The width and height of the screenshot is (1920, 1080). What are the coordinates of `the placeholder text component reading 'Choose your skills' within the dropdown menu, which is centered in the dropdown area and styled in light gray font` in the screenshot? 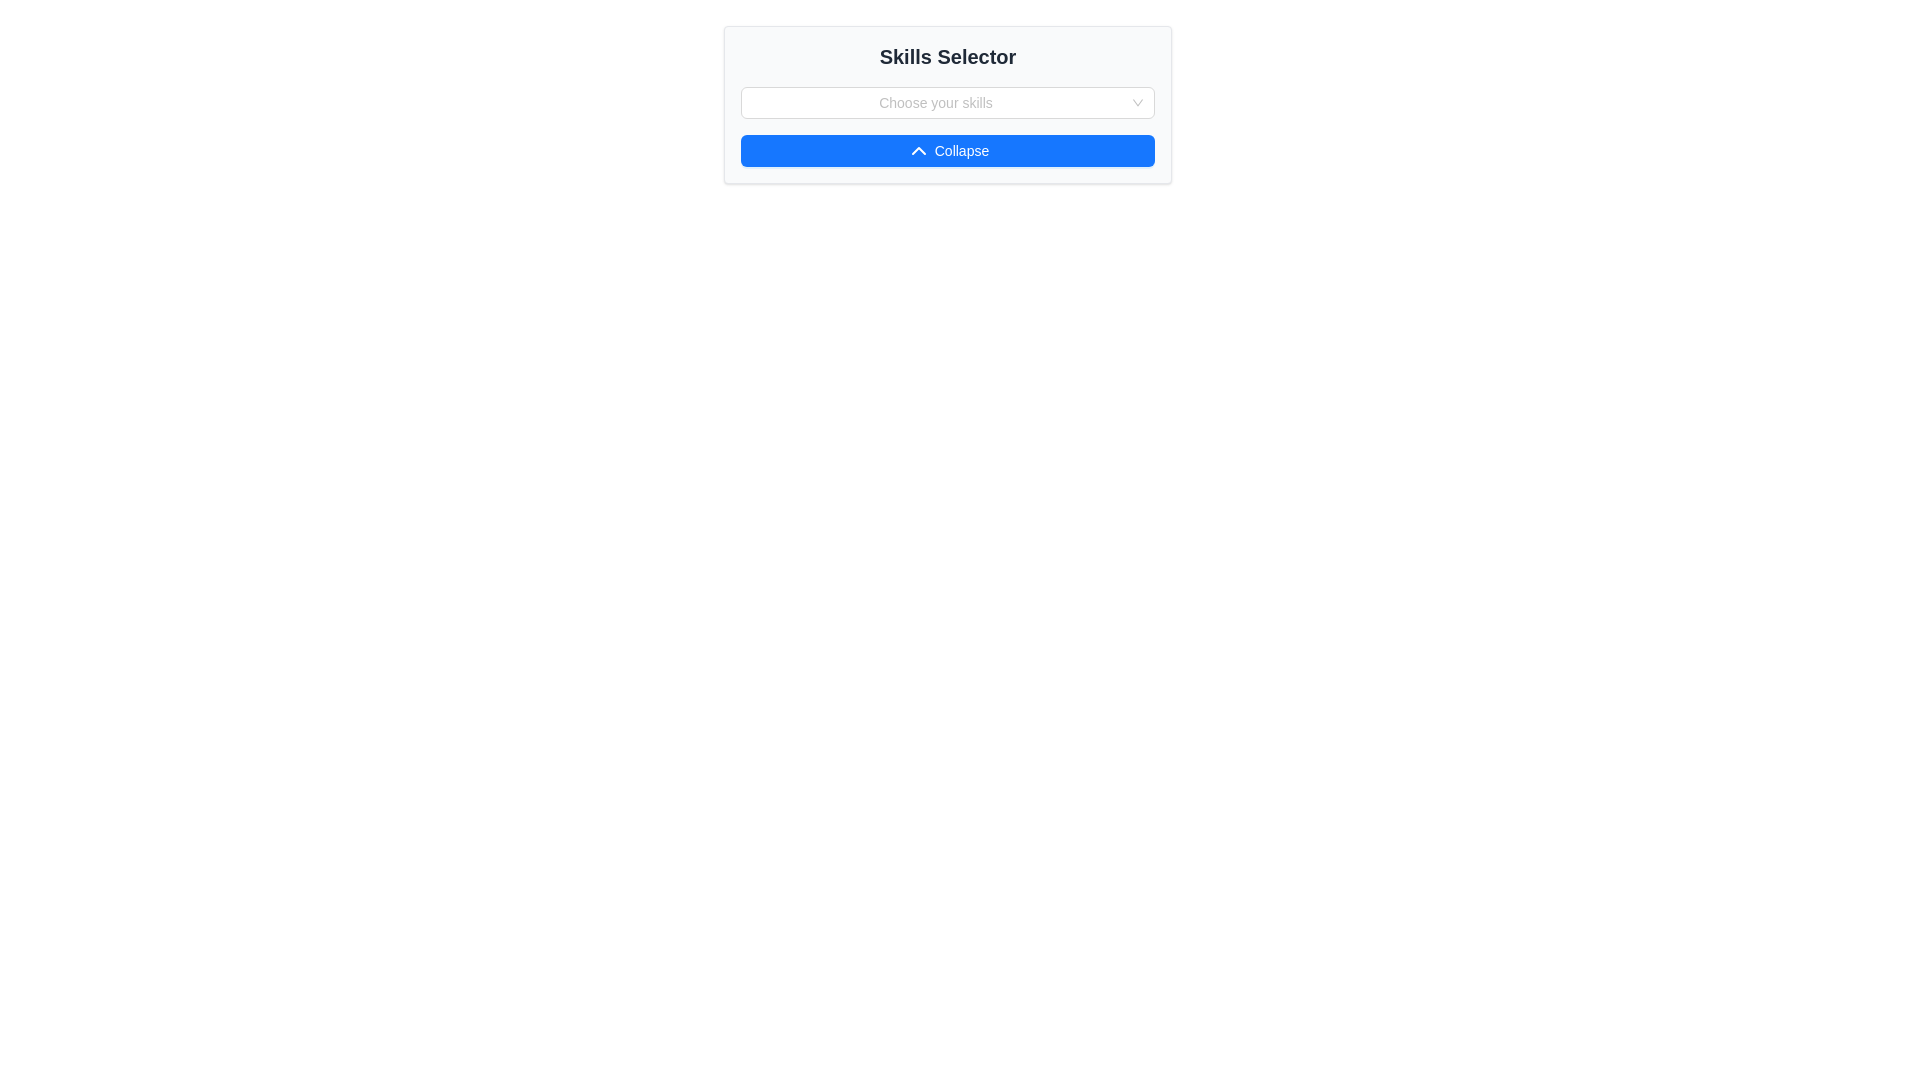 It's located at (935, 103).